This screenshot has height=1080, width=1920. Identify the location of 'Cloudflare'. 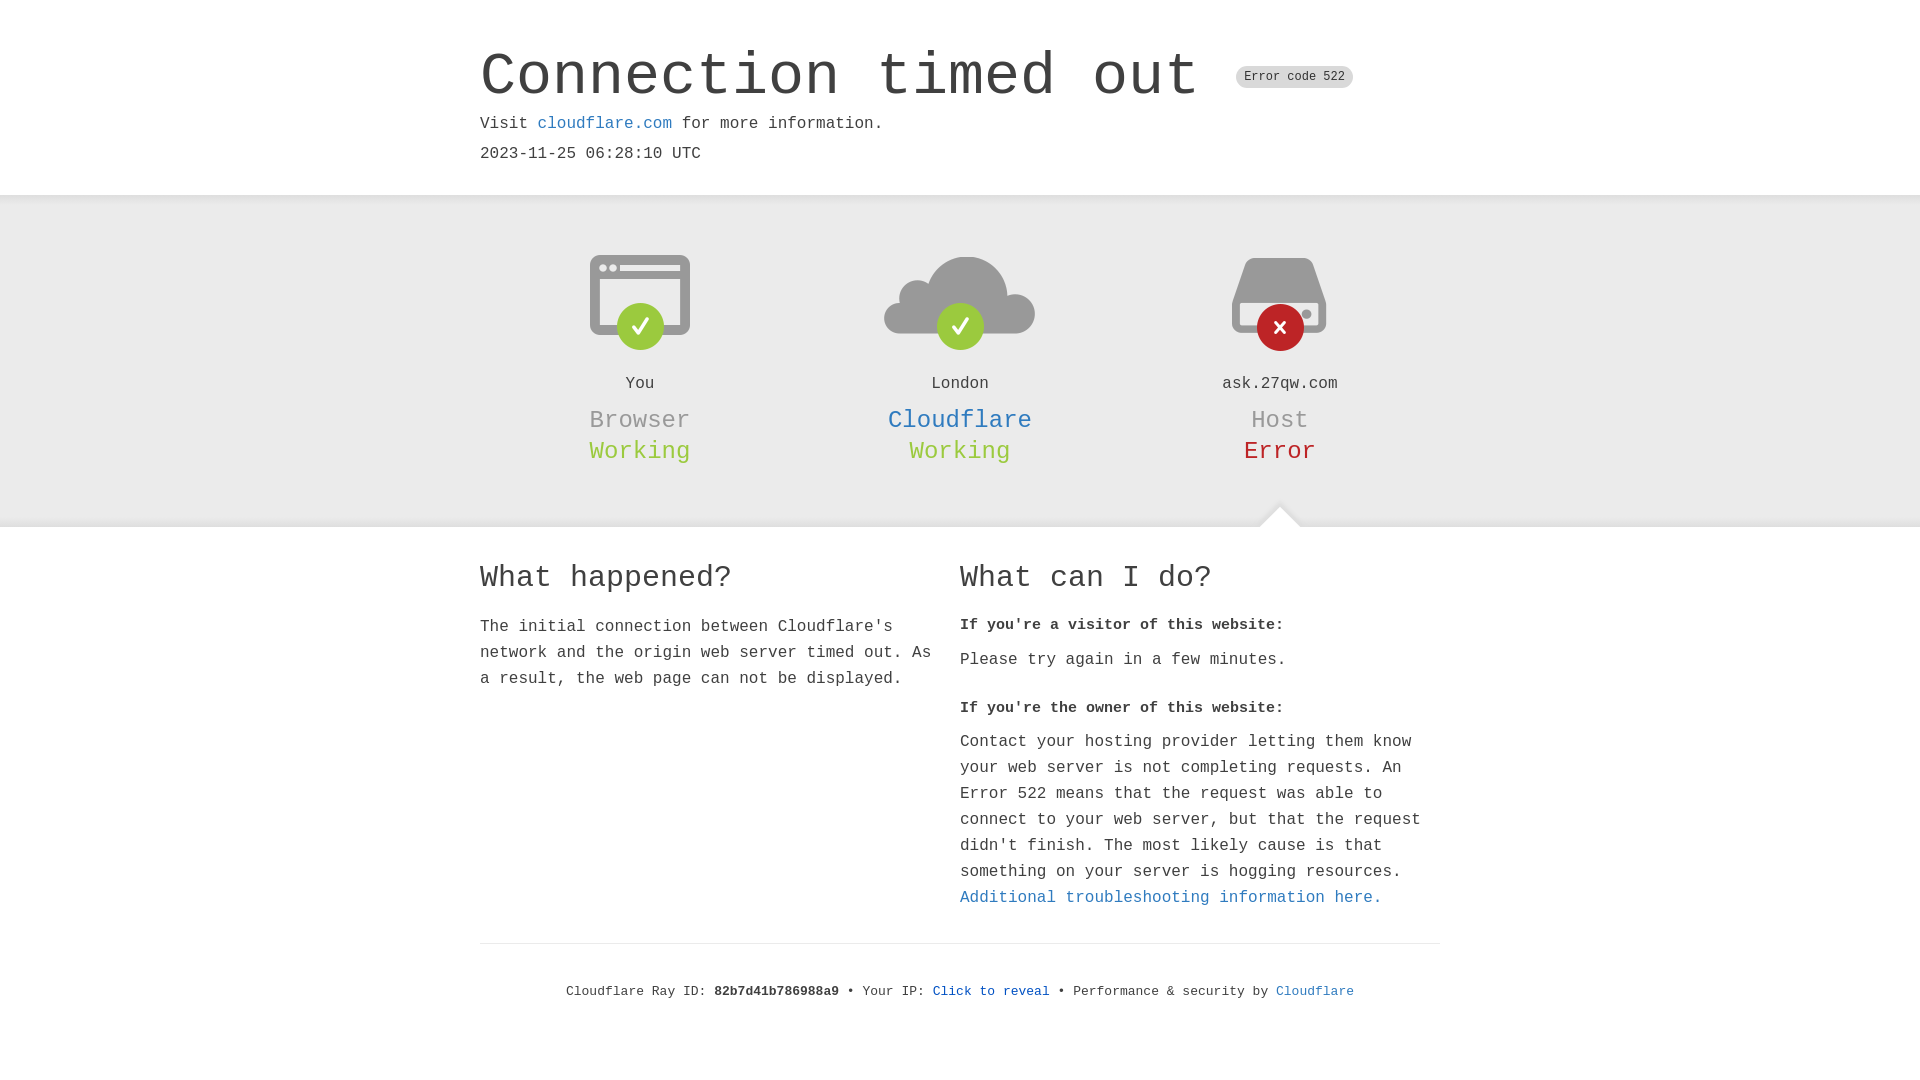
(960, 419).